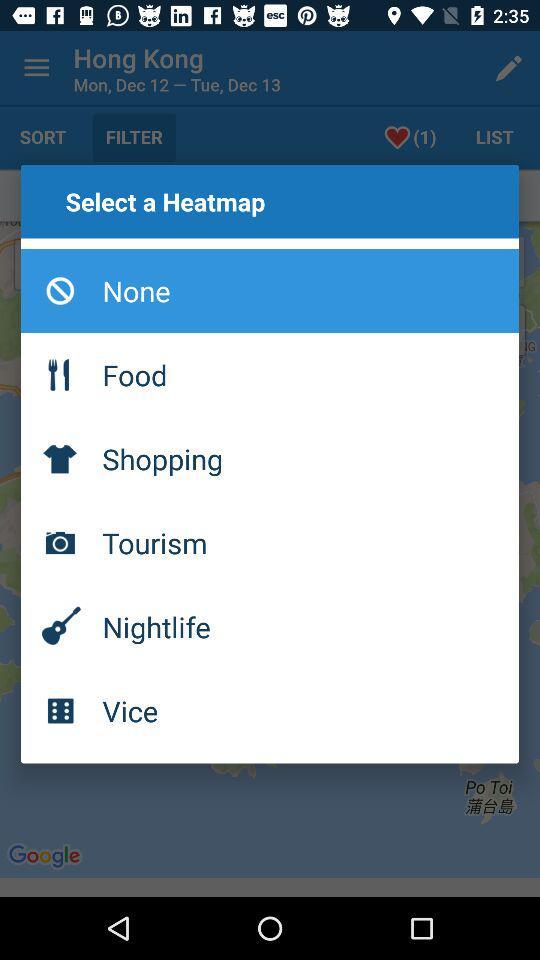 The width and height of the screenshot is (540, 960). What do you see at coordinates (270, 289) in the screenshot?
I see `none` at bounding box center [270, 289].